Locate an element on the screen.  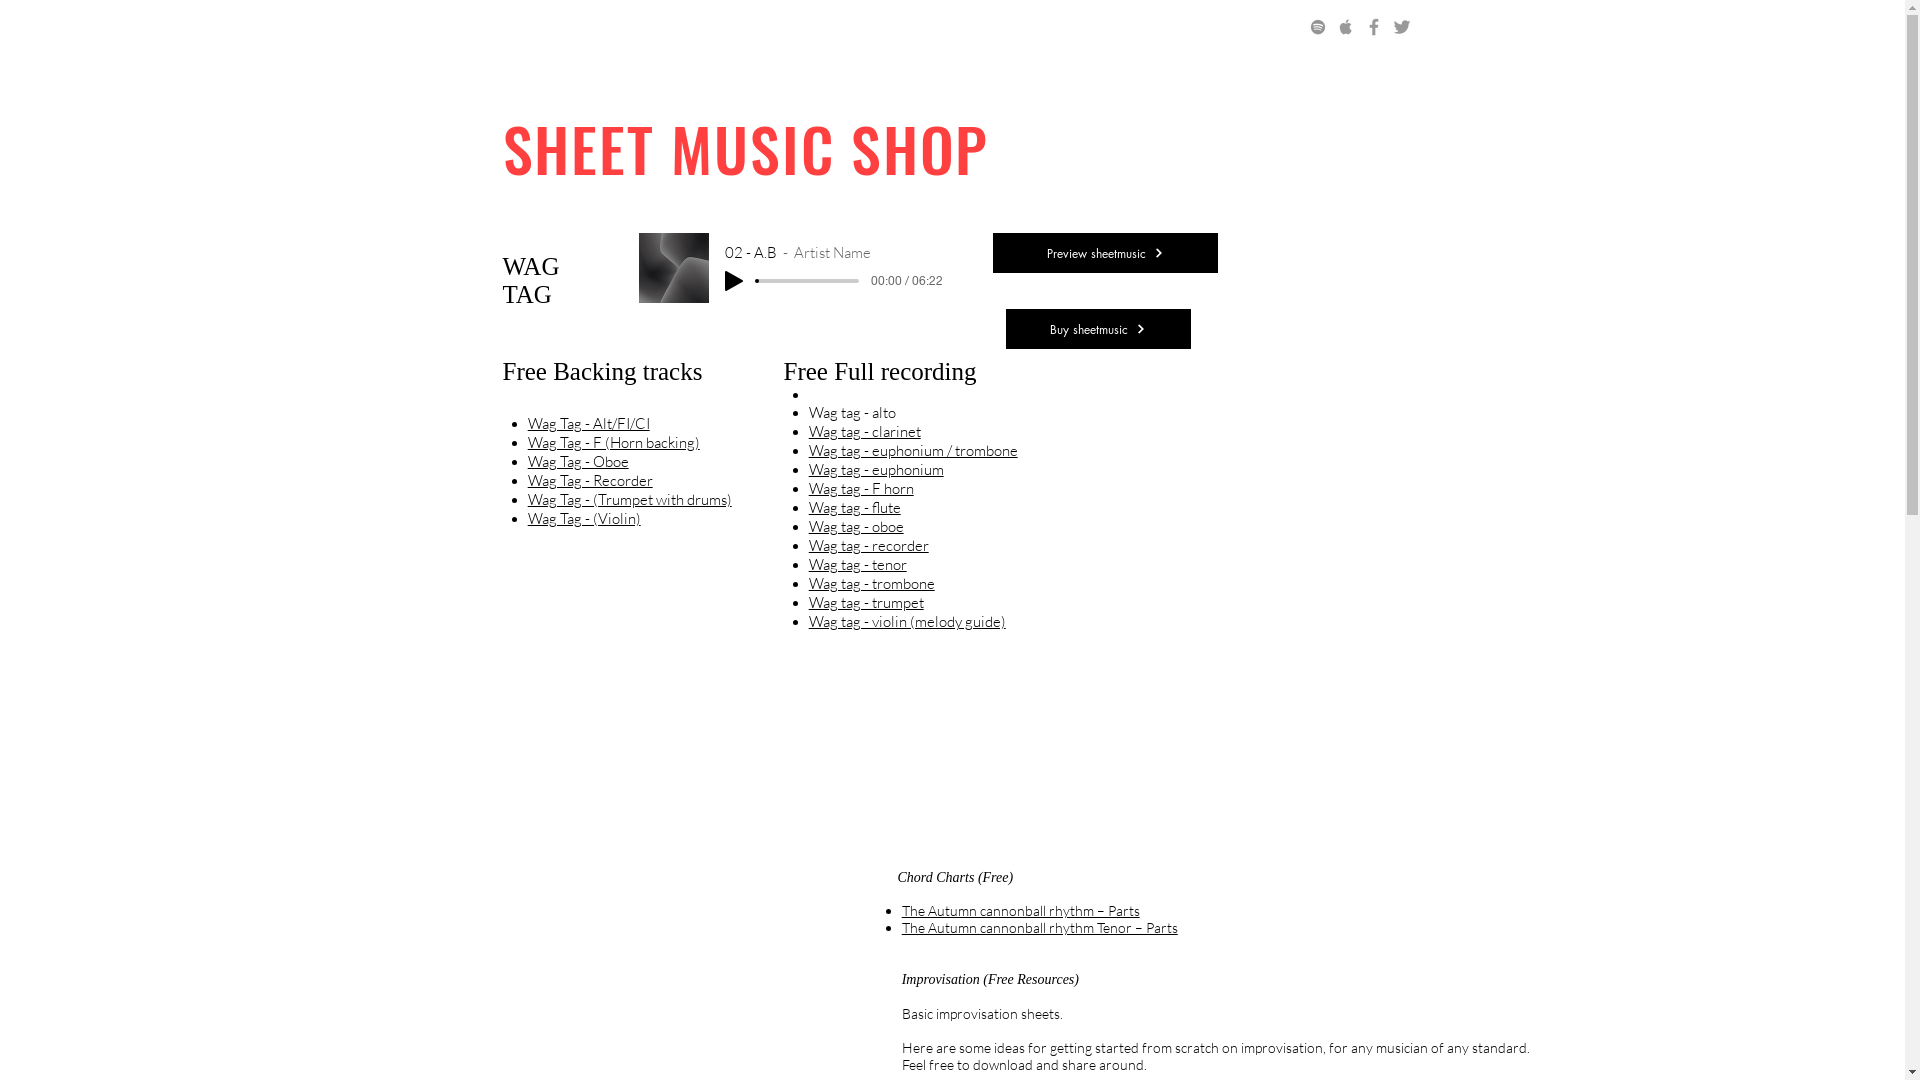
'Wag tag - trombone' is located at coordinates (872, 583).